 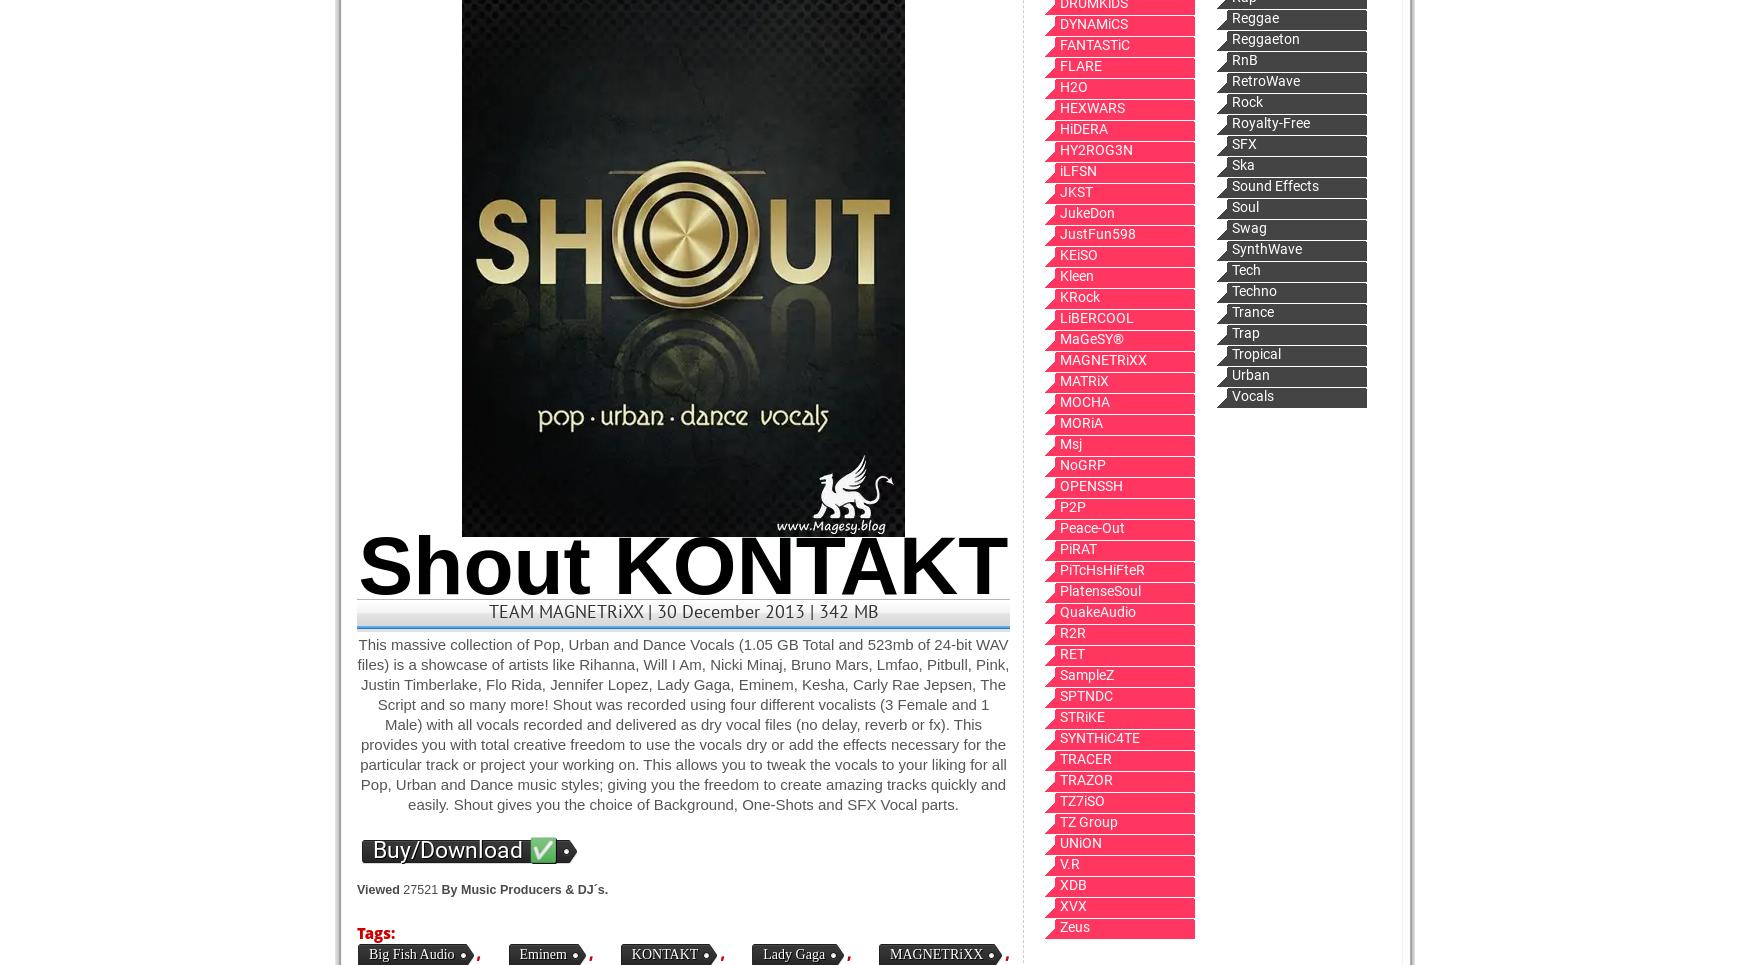 I want to click on '27521', so click(x=419, y=890).